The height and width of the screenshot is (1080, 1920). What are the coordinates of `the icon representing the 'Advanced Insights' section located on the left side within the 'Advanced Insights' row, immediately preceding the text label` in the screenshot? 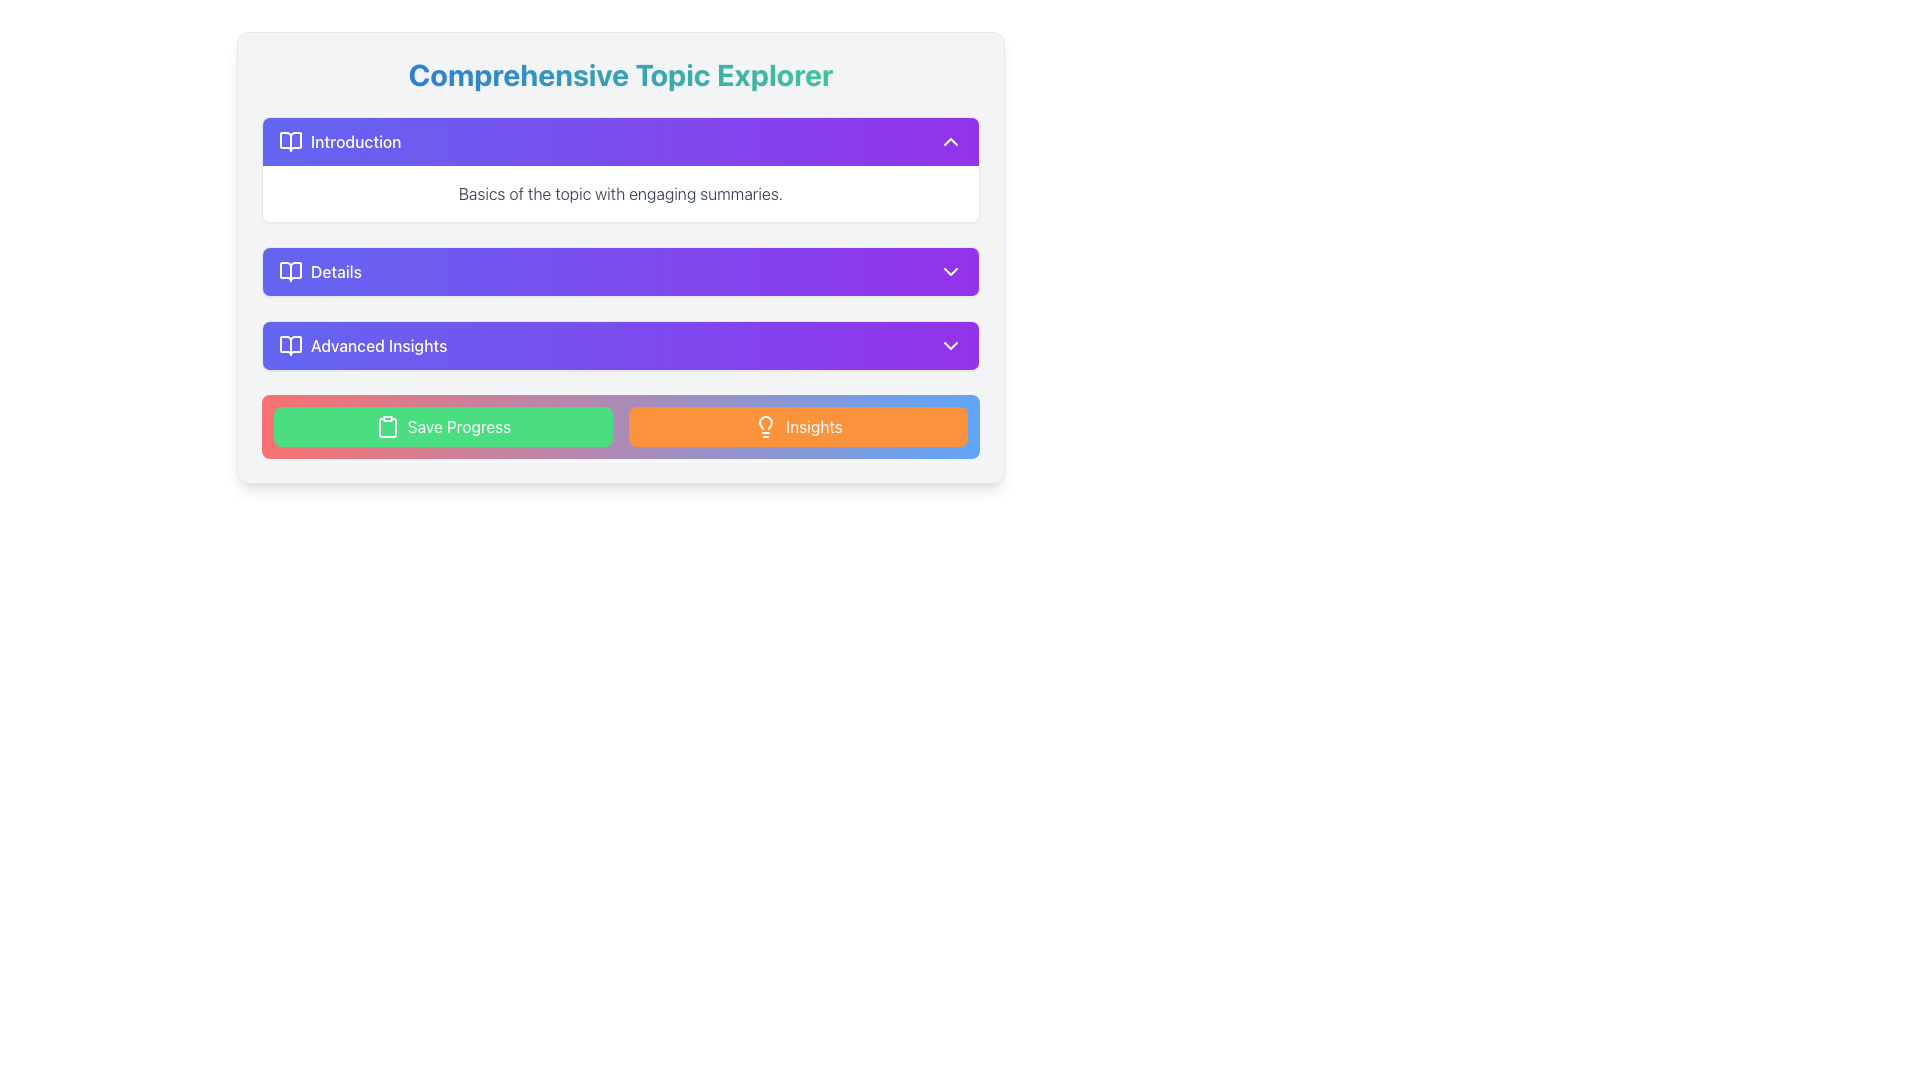 It's located at (290, 345).